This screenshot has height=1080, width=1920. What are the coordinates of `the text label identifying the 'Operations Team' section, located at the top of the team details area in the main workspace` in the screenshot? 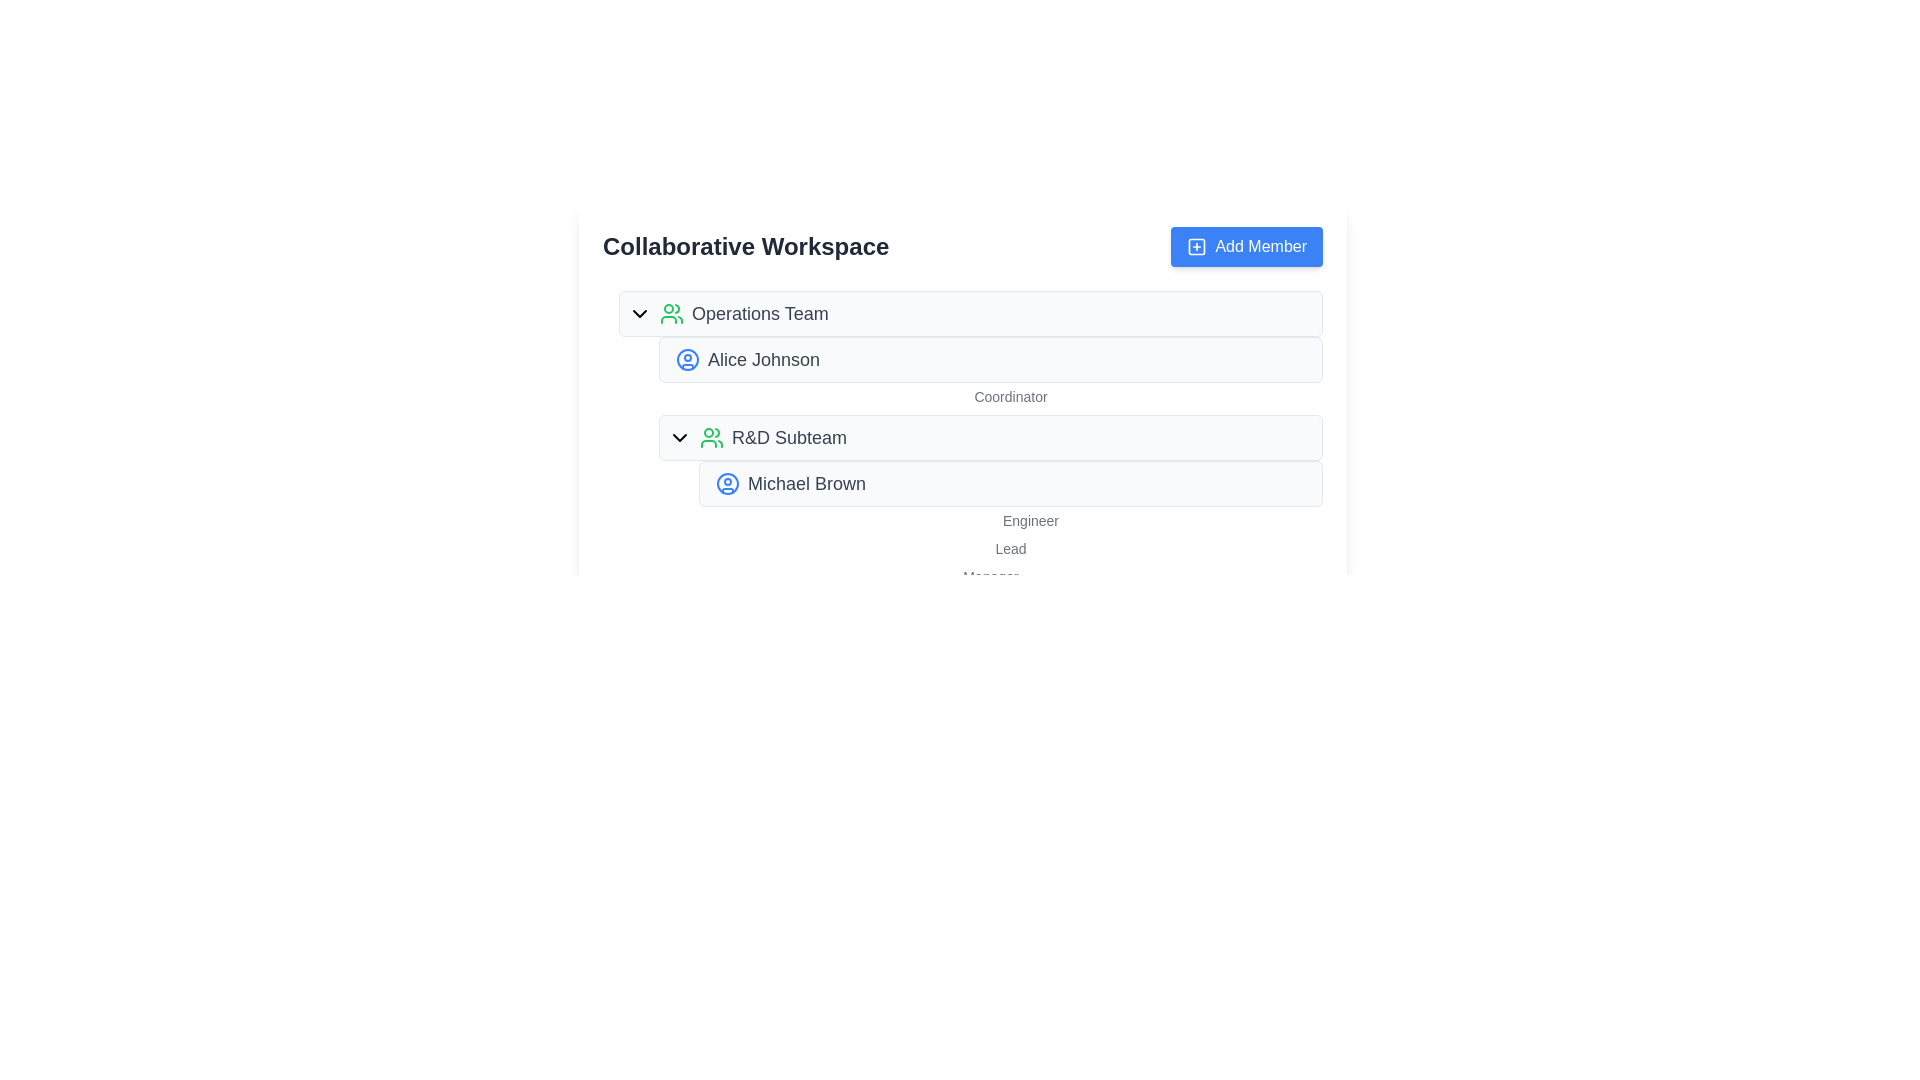 It's located at (759, 313).